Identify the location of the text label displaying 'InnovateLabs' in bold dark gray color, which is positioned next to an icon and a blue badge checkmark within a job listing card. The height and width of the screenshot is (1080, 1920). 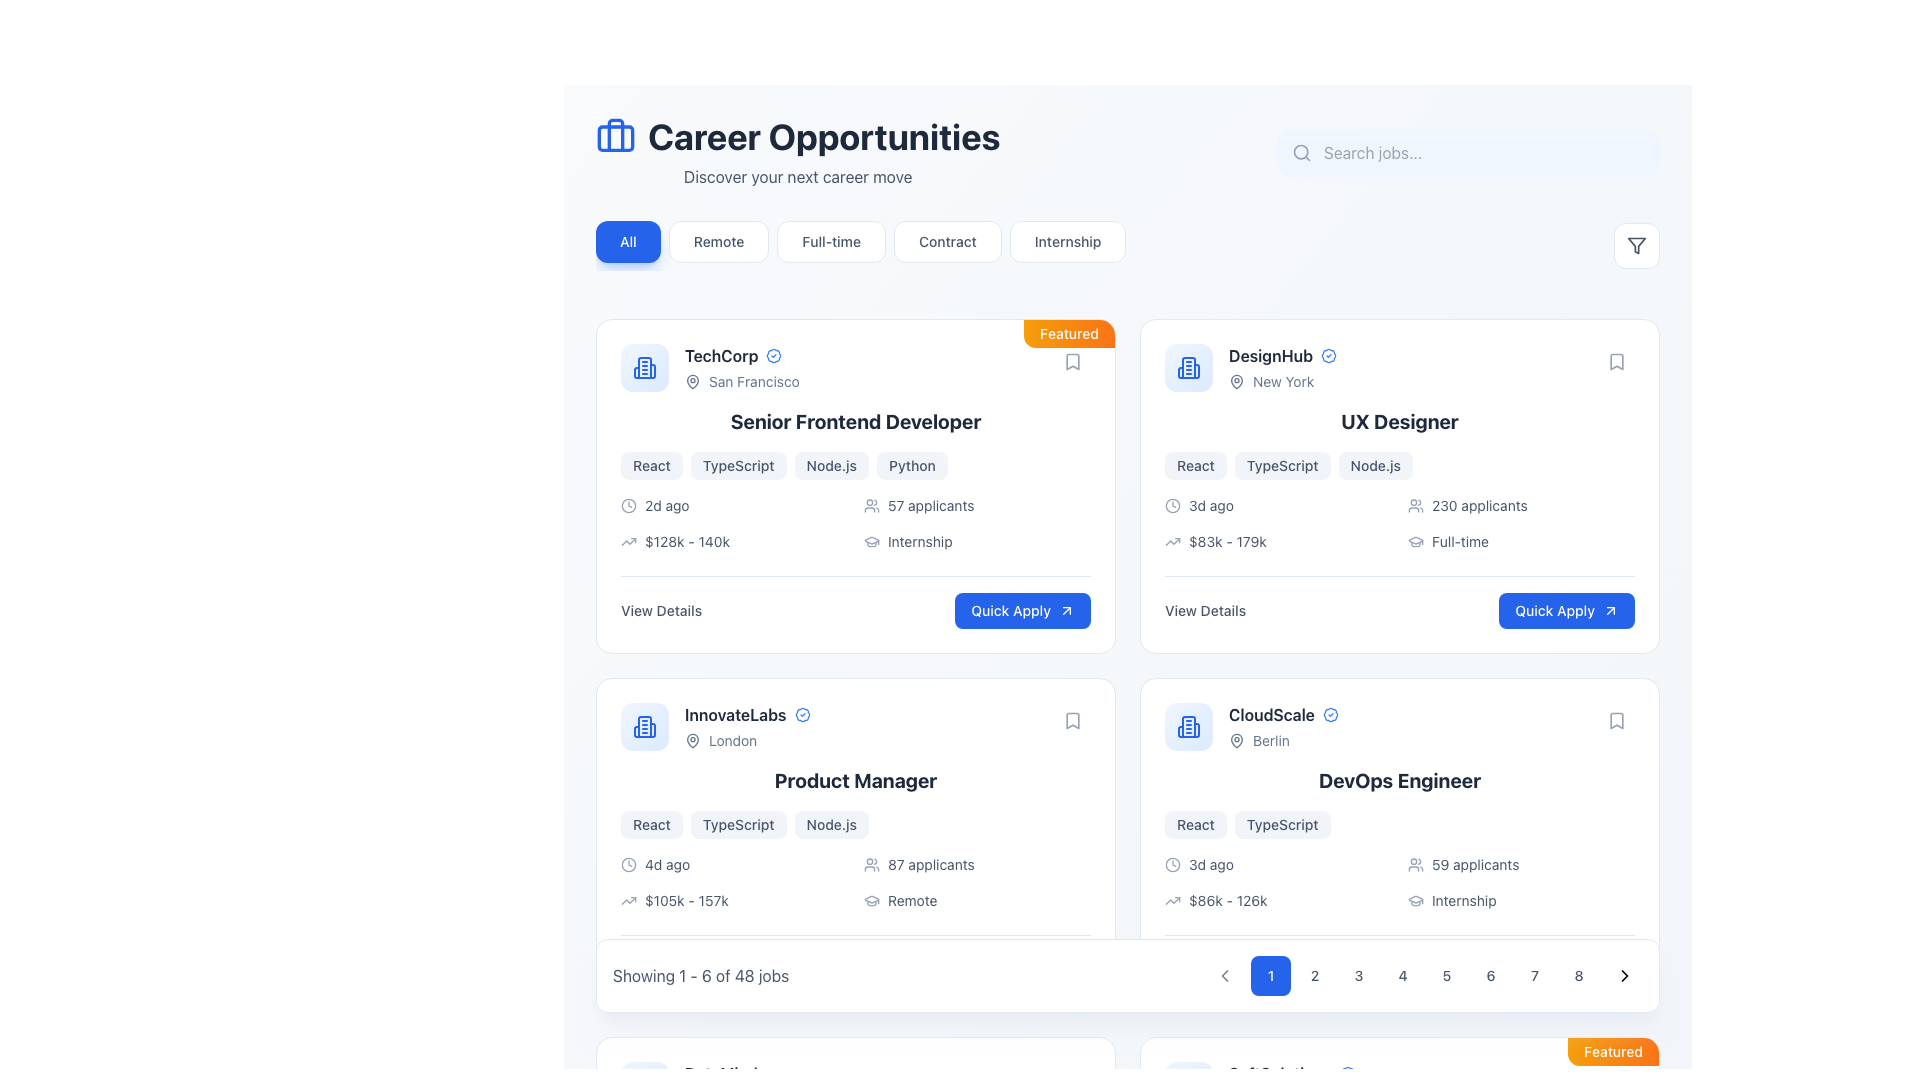
(734, 713).